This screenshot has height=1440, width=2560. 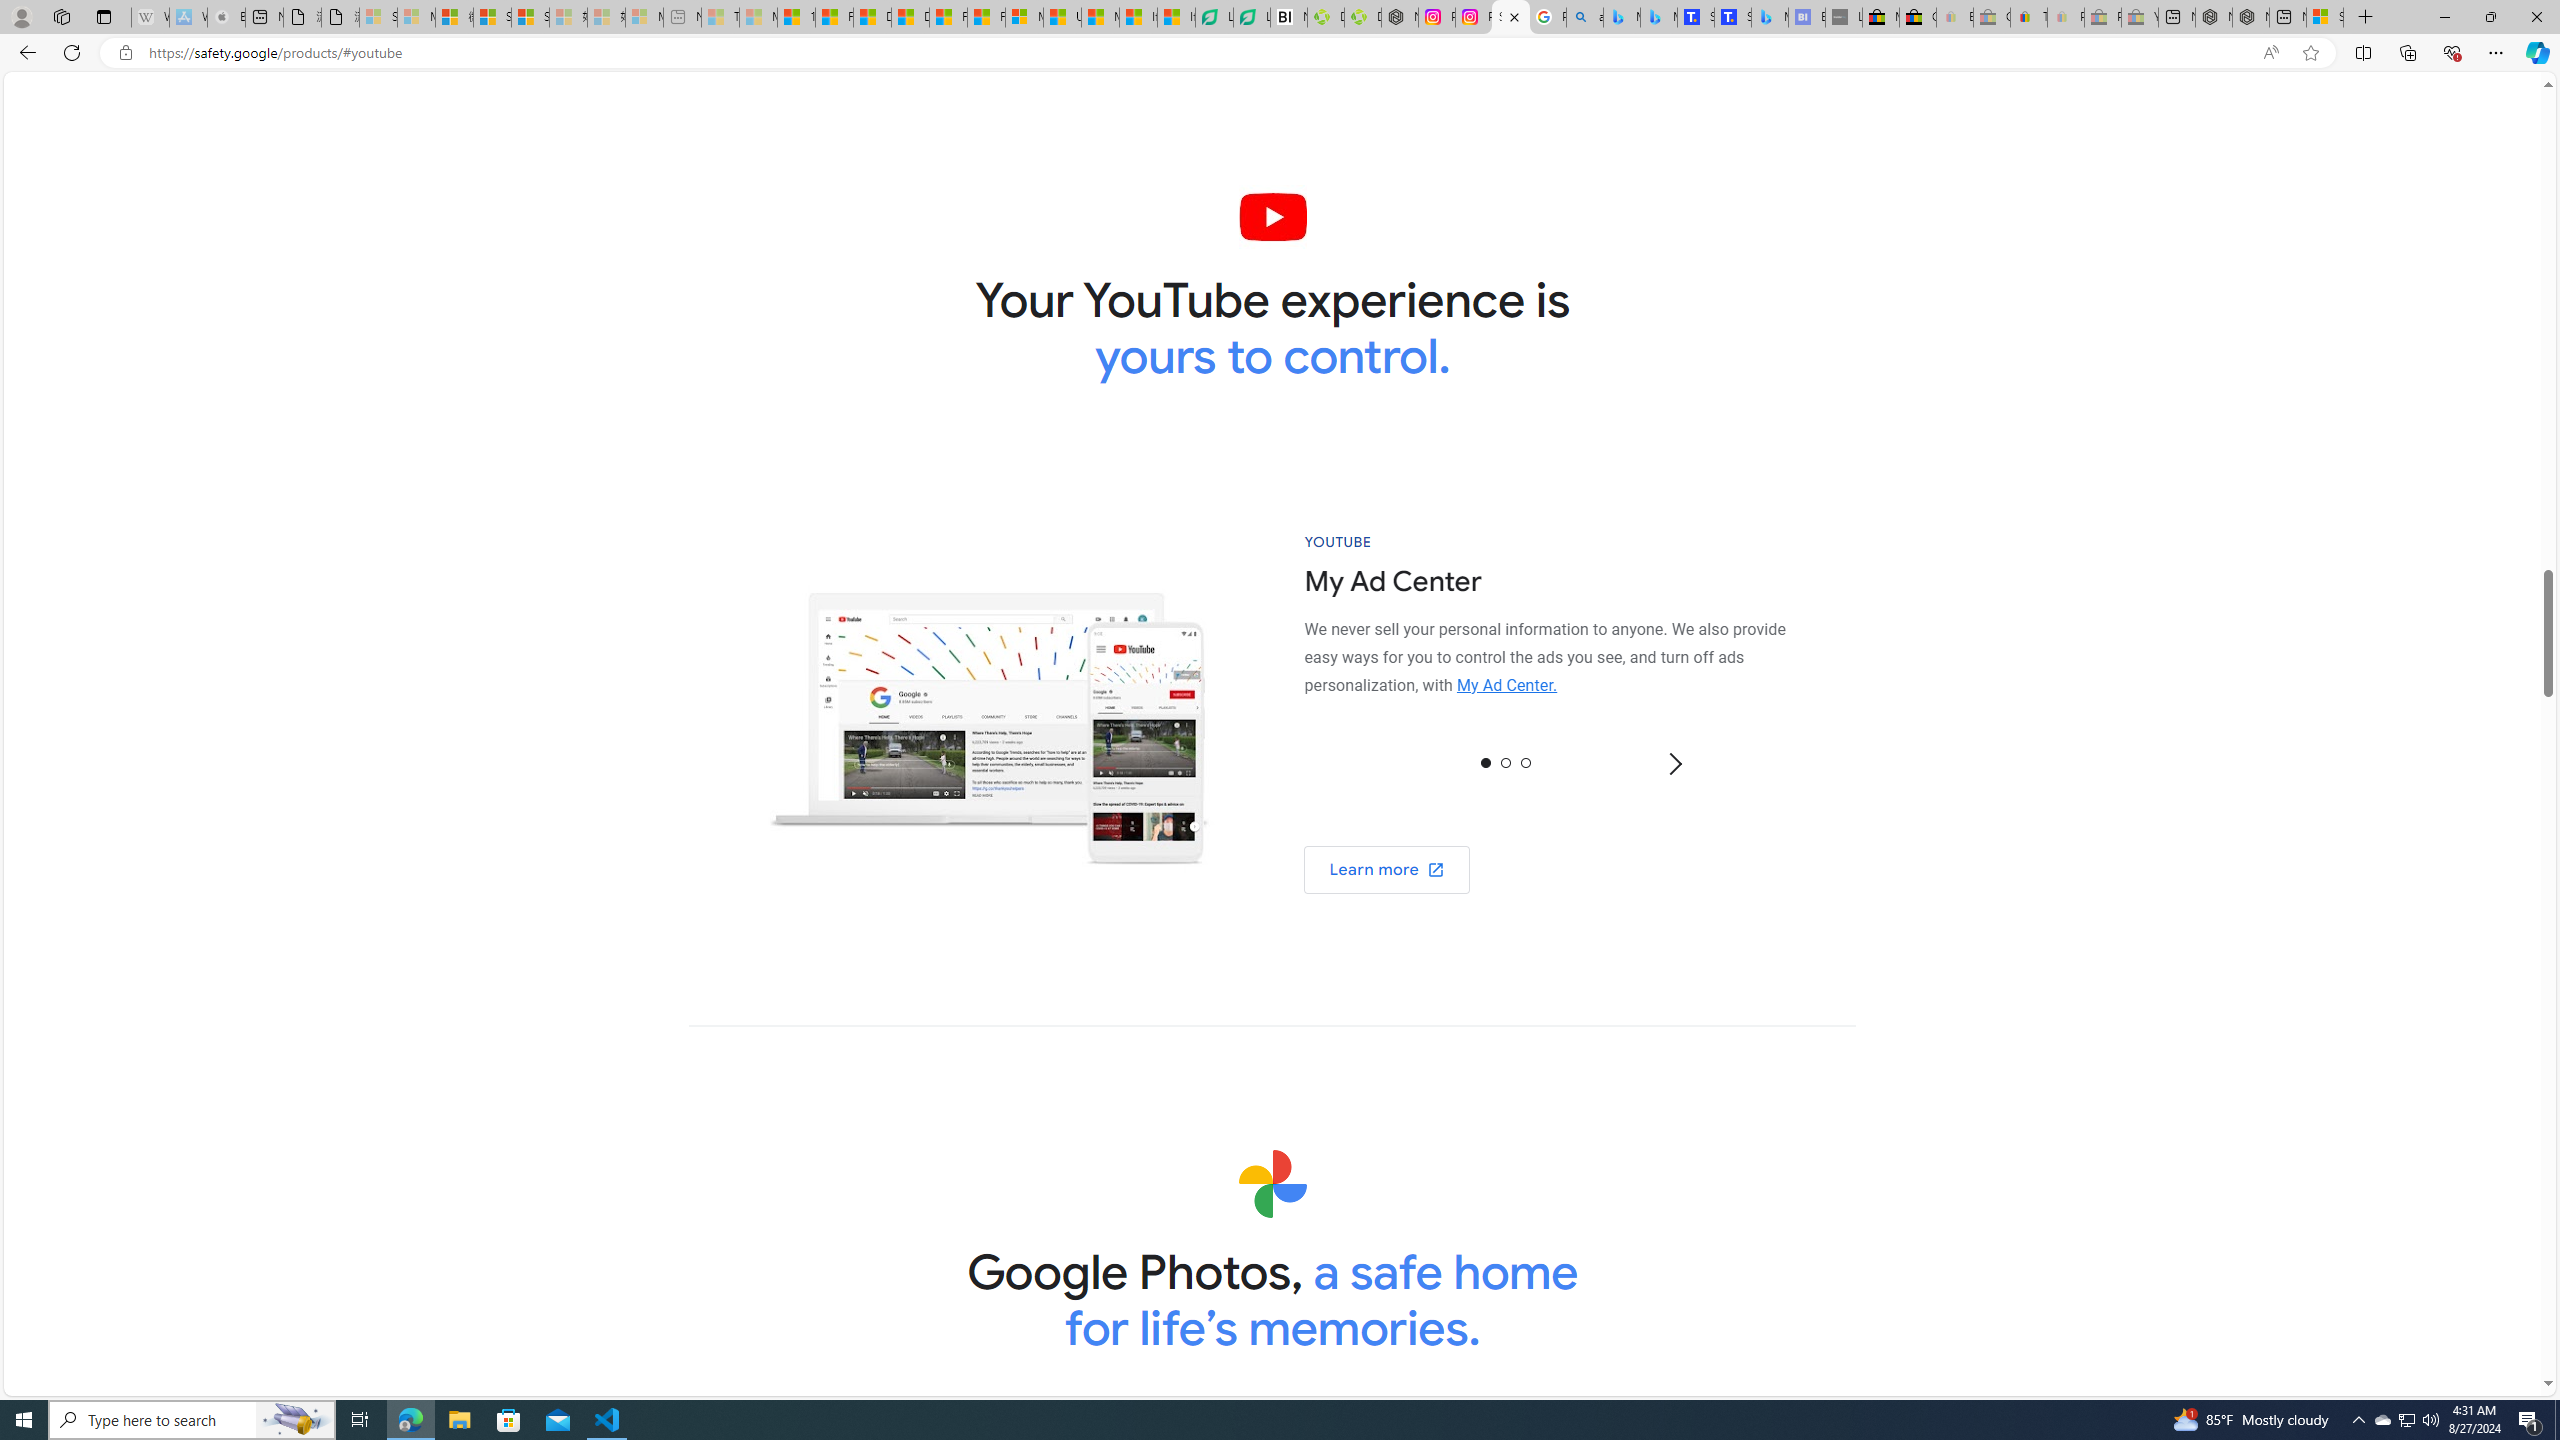 I want to click on 'Microsoft Services Agreement - Sleeping', so click(x=415, y=16).